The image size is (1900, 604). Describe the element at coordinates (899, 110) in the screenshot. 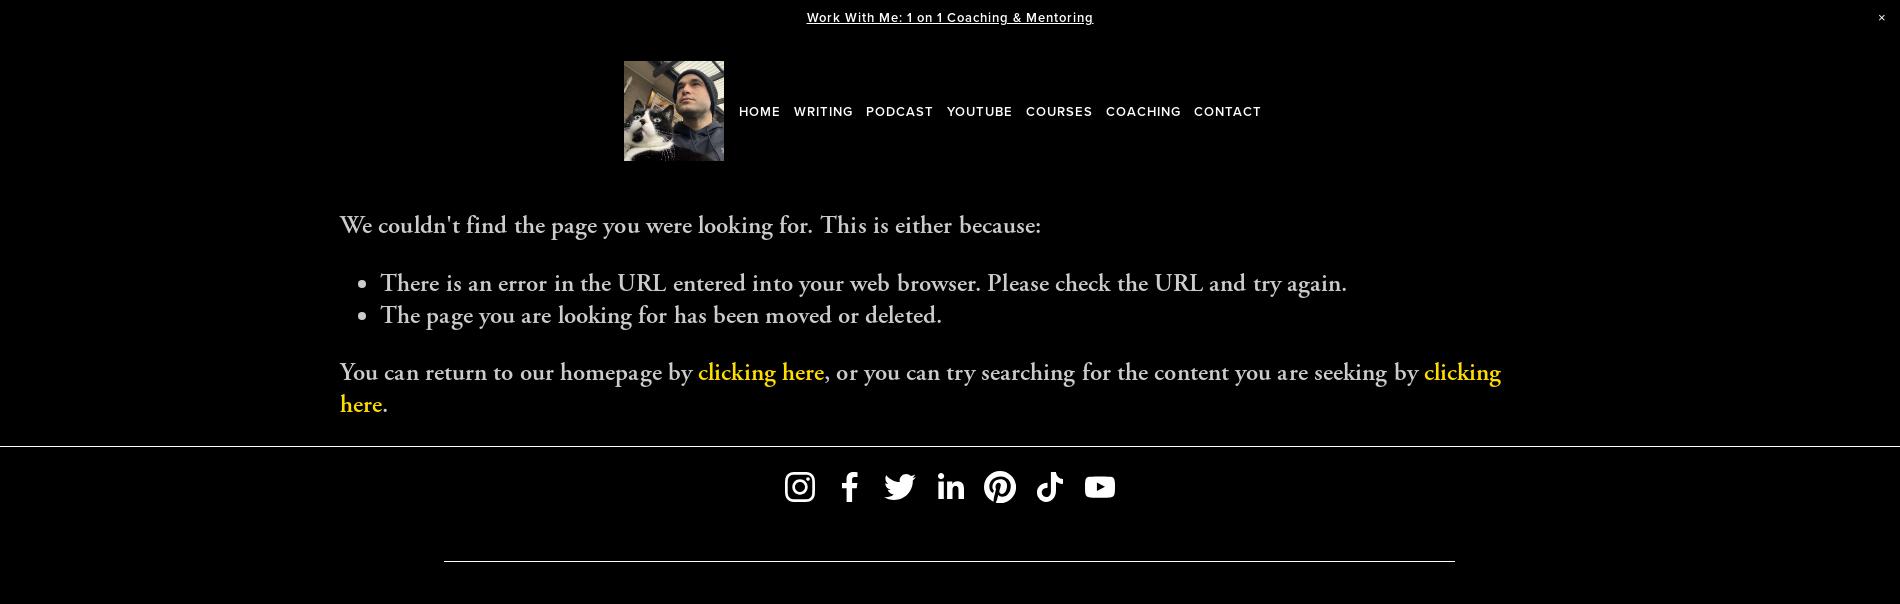

I see `'Podcast'` at that location.